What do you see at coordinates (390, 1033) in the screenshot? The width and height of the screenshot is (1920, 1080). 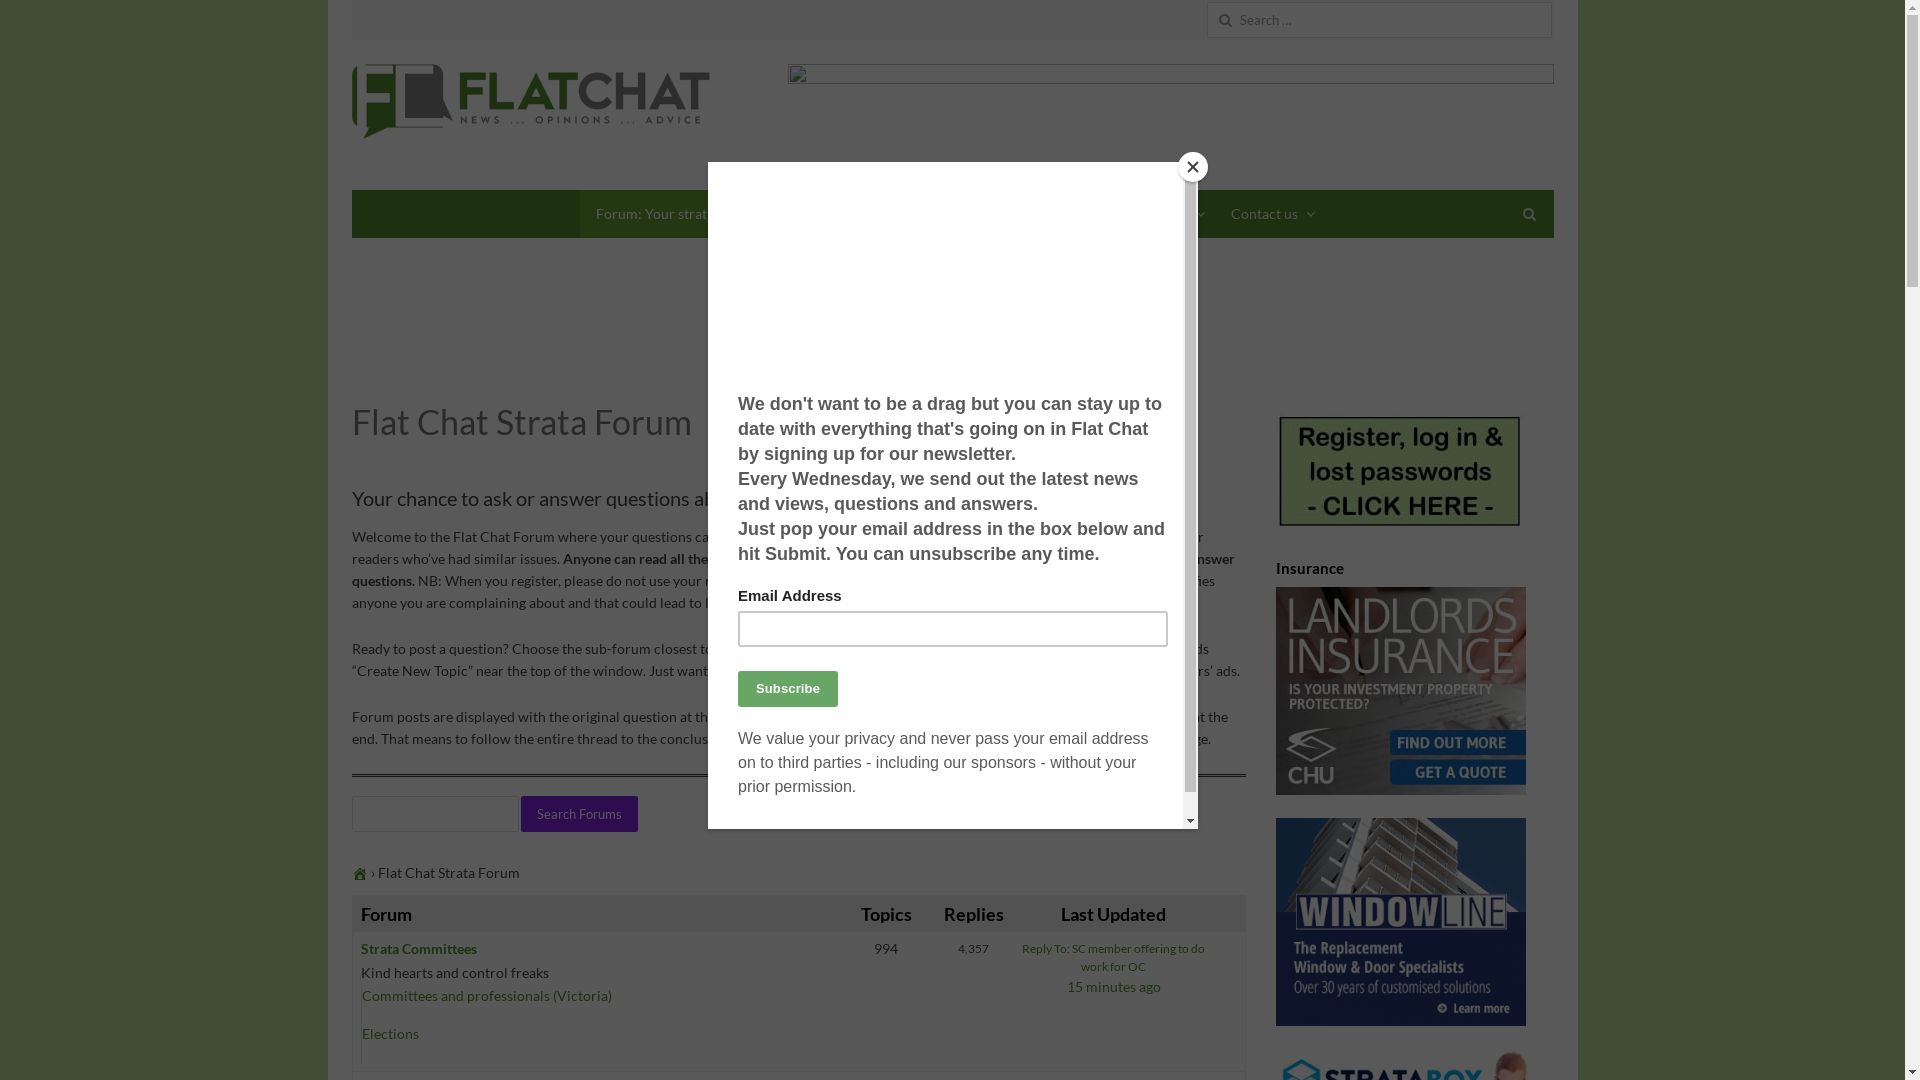 I see `'Elections'` at bounding box center [390, 1033].